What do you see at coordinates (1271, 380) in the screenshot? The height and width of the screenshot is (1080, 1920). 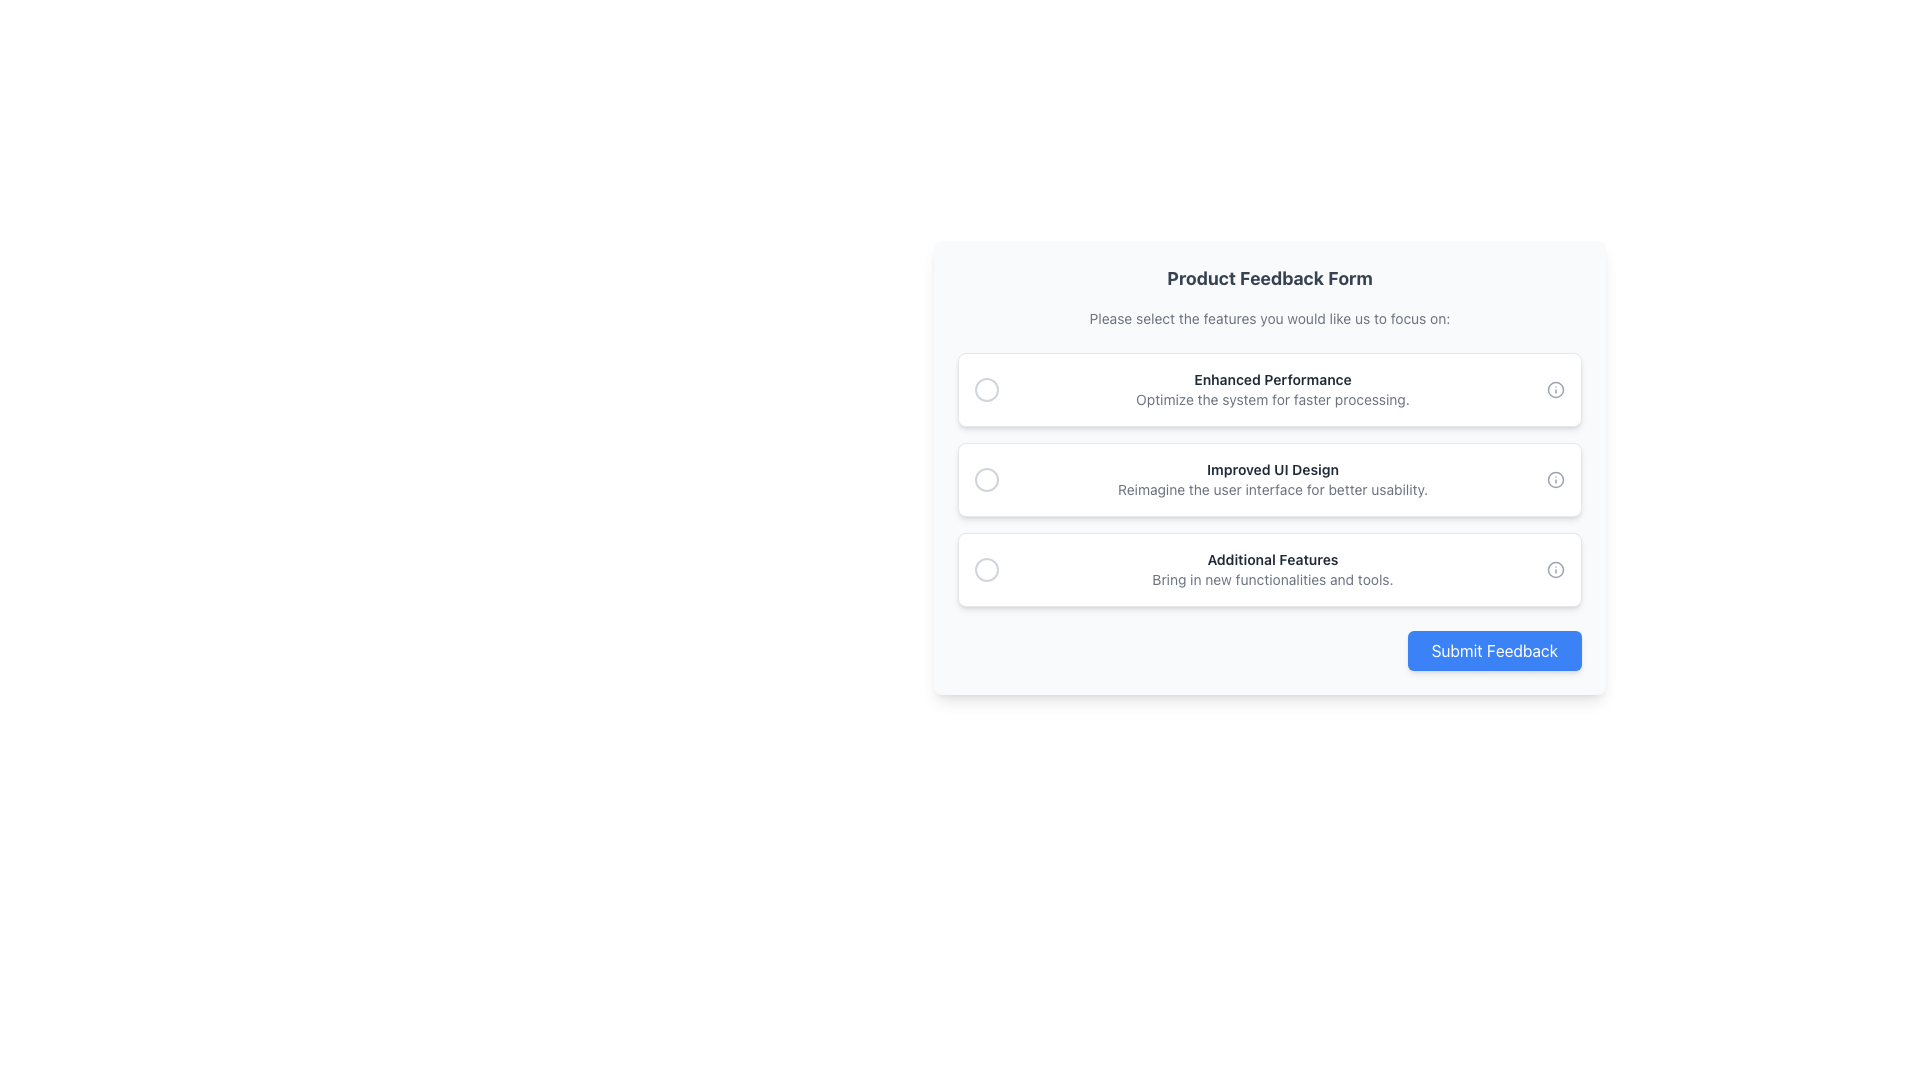 I see `the first text label in the user feedback form, which titles the option and is located at the top of the three cards under the 'Product Feedback Form' heading` at bounding box center [1271, 380].